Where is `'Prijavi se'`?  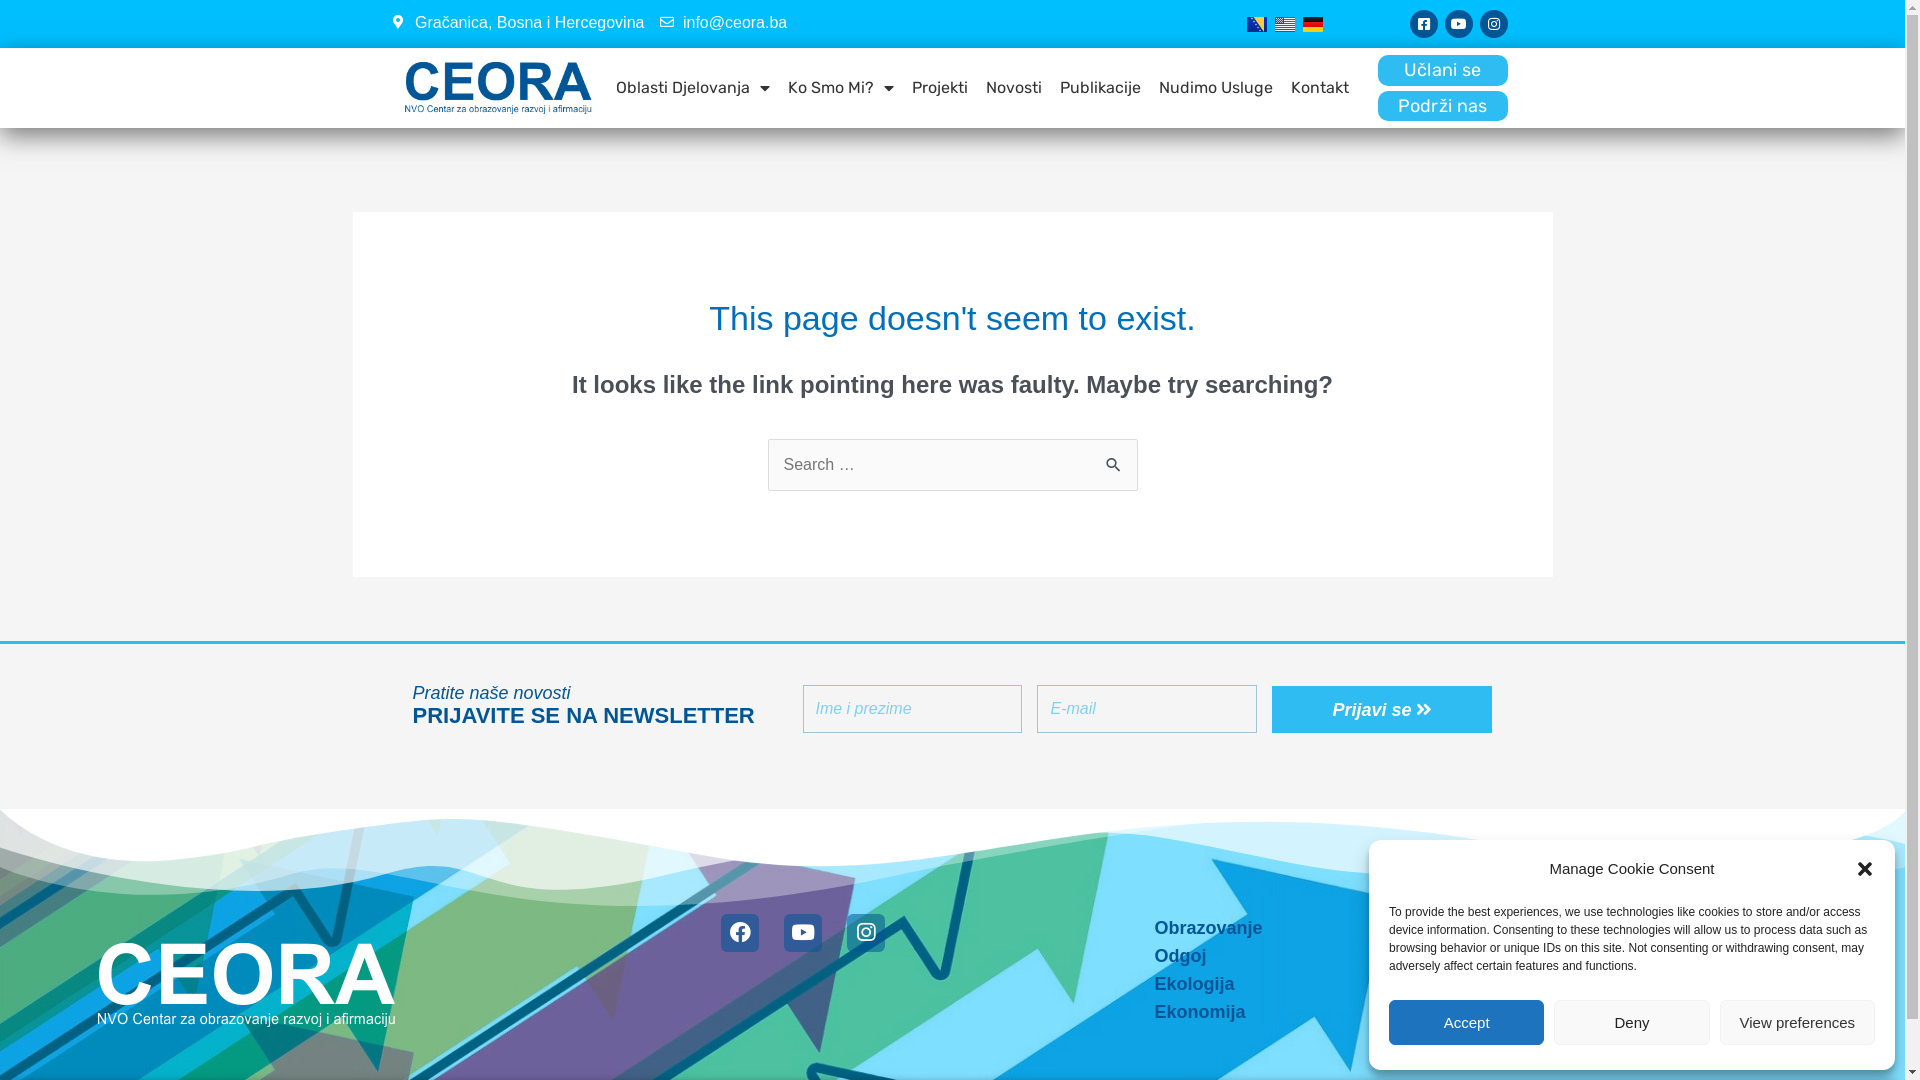 'Prijavi se' is located at coordinates (1381, 708).